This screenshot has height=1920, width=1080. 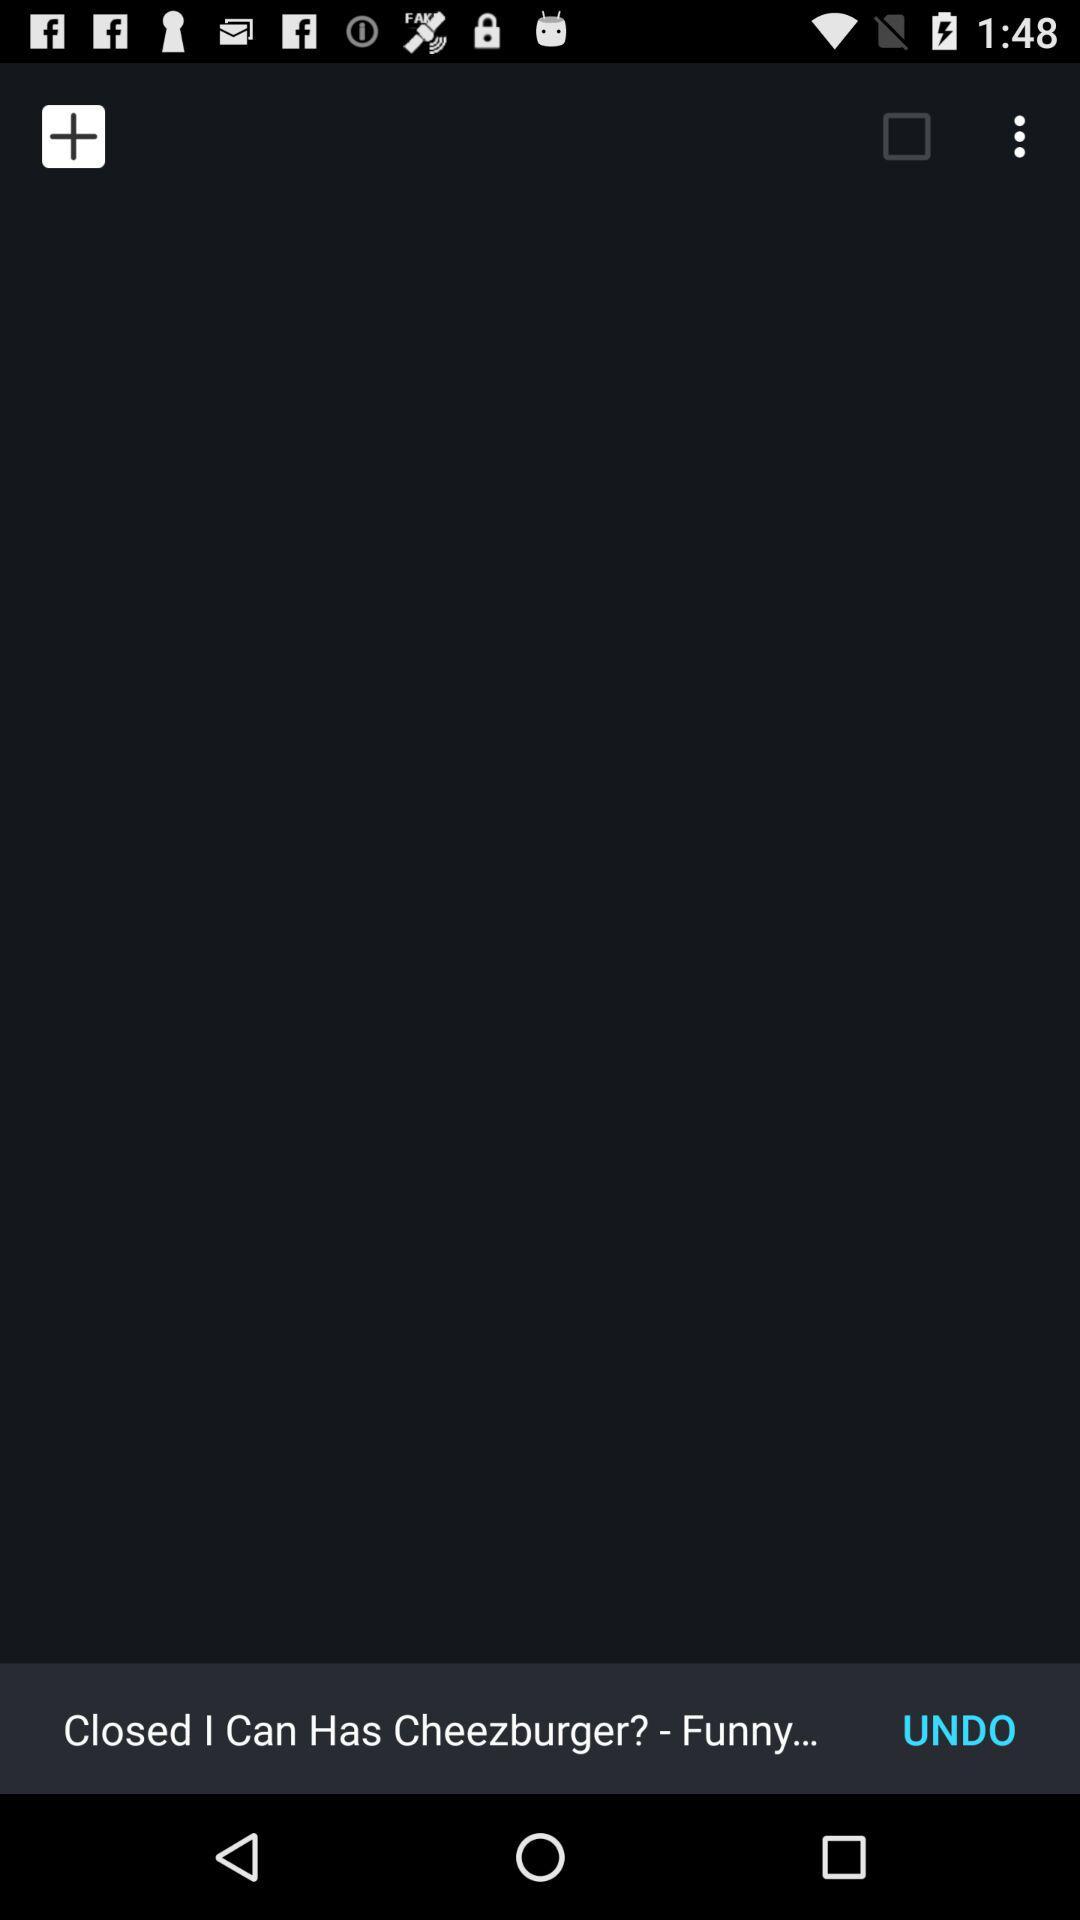 I want to click on icon next to the closed i can, so click(x=958, y=1727).